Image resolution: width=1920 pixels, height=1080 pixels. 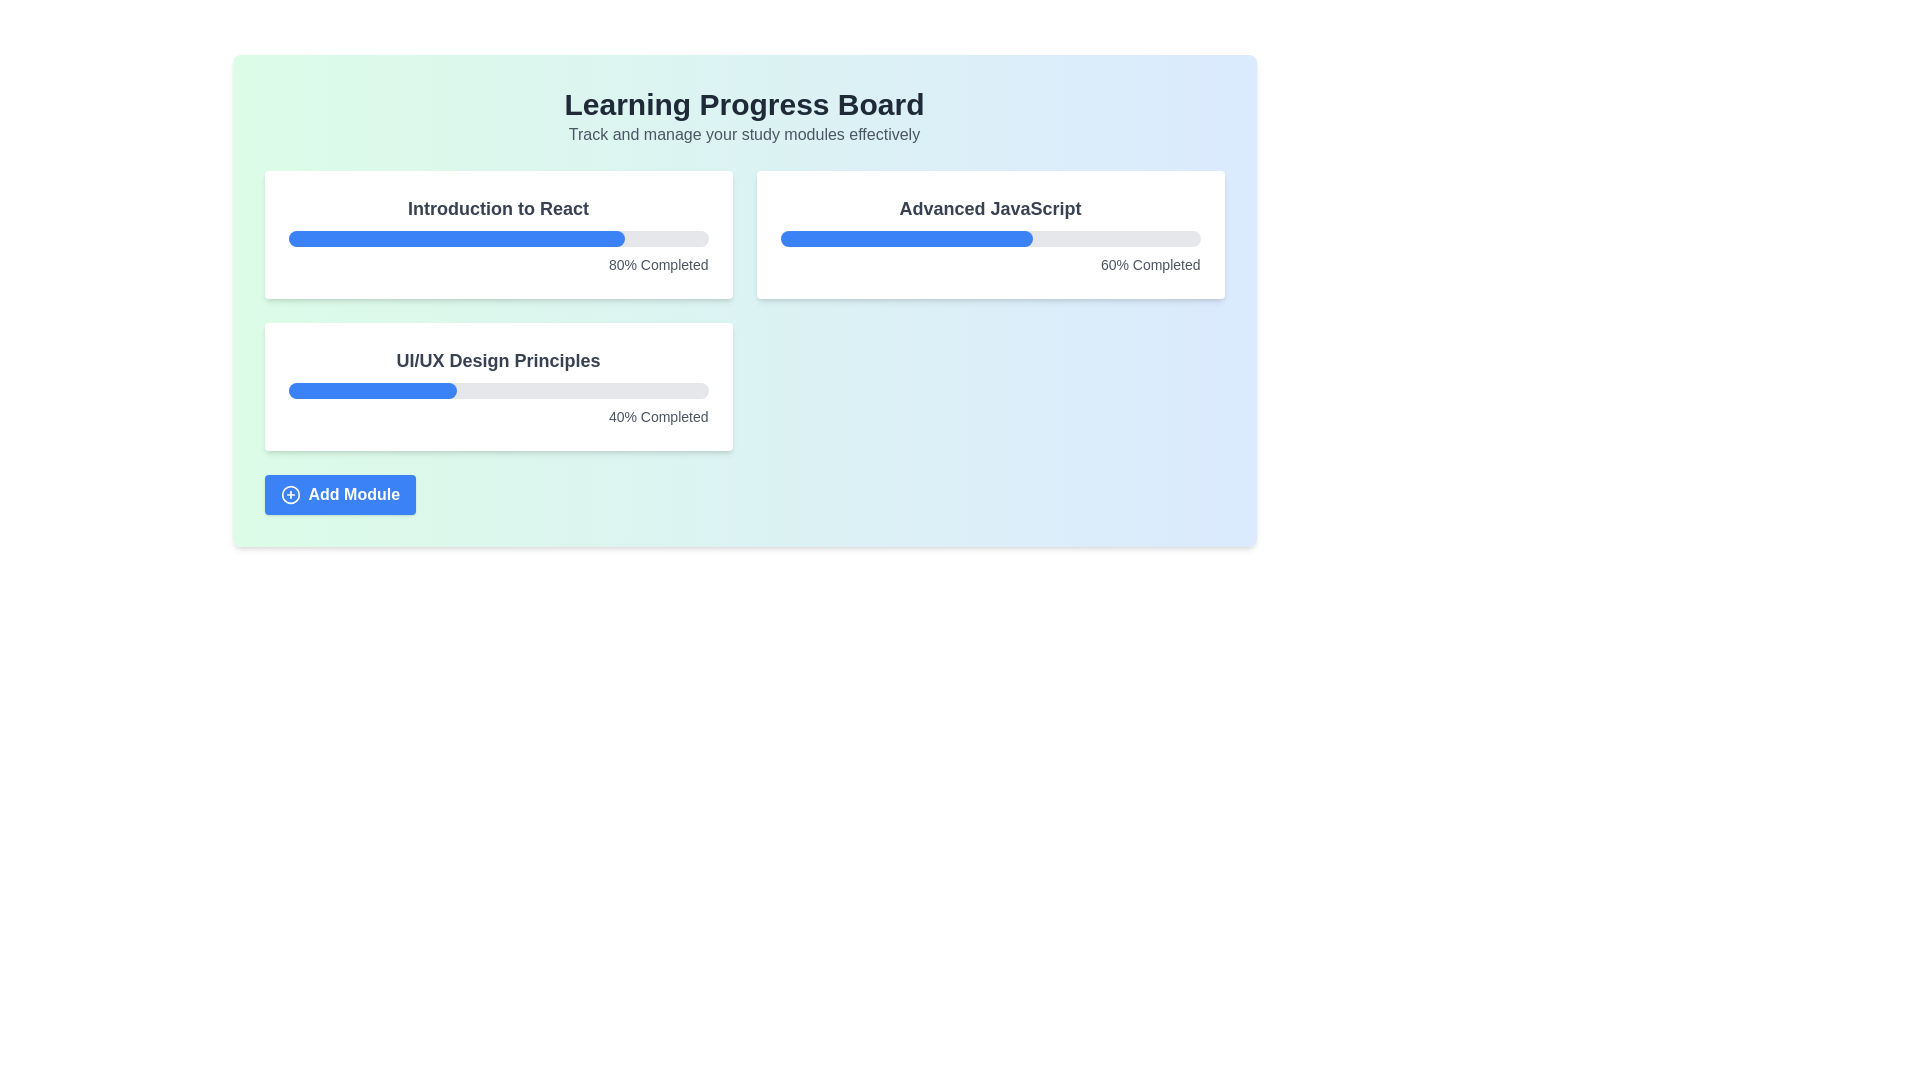 I want to click on the blue progress bar segment indicating 40% completion within the 'UI/UX Design Principles' progress bar on the dashboard, so click(x=372, y=390).